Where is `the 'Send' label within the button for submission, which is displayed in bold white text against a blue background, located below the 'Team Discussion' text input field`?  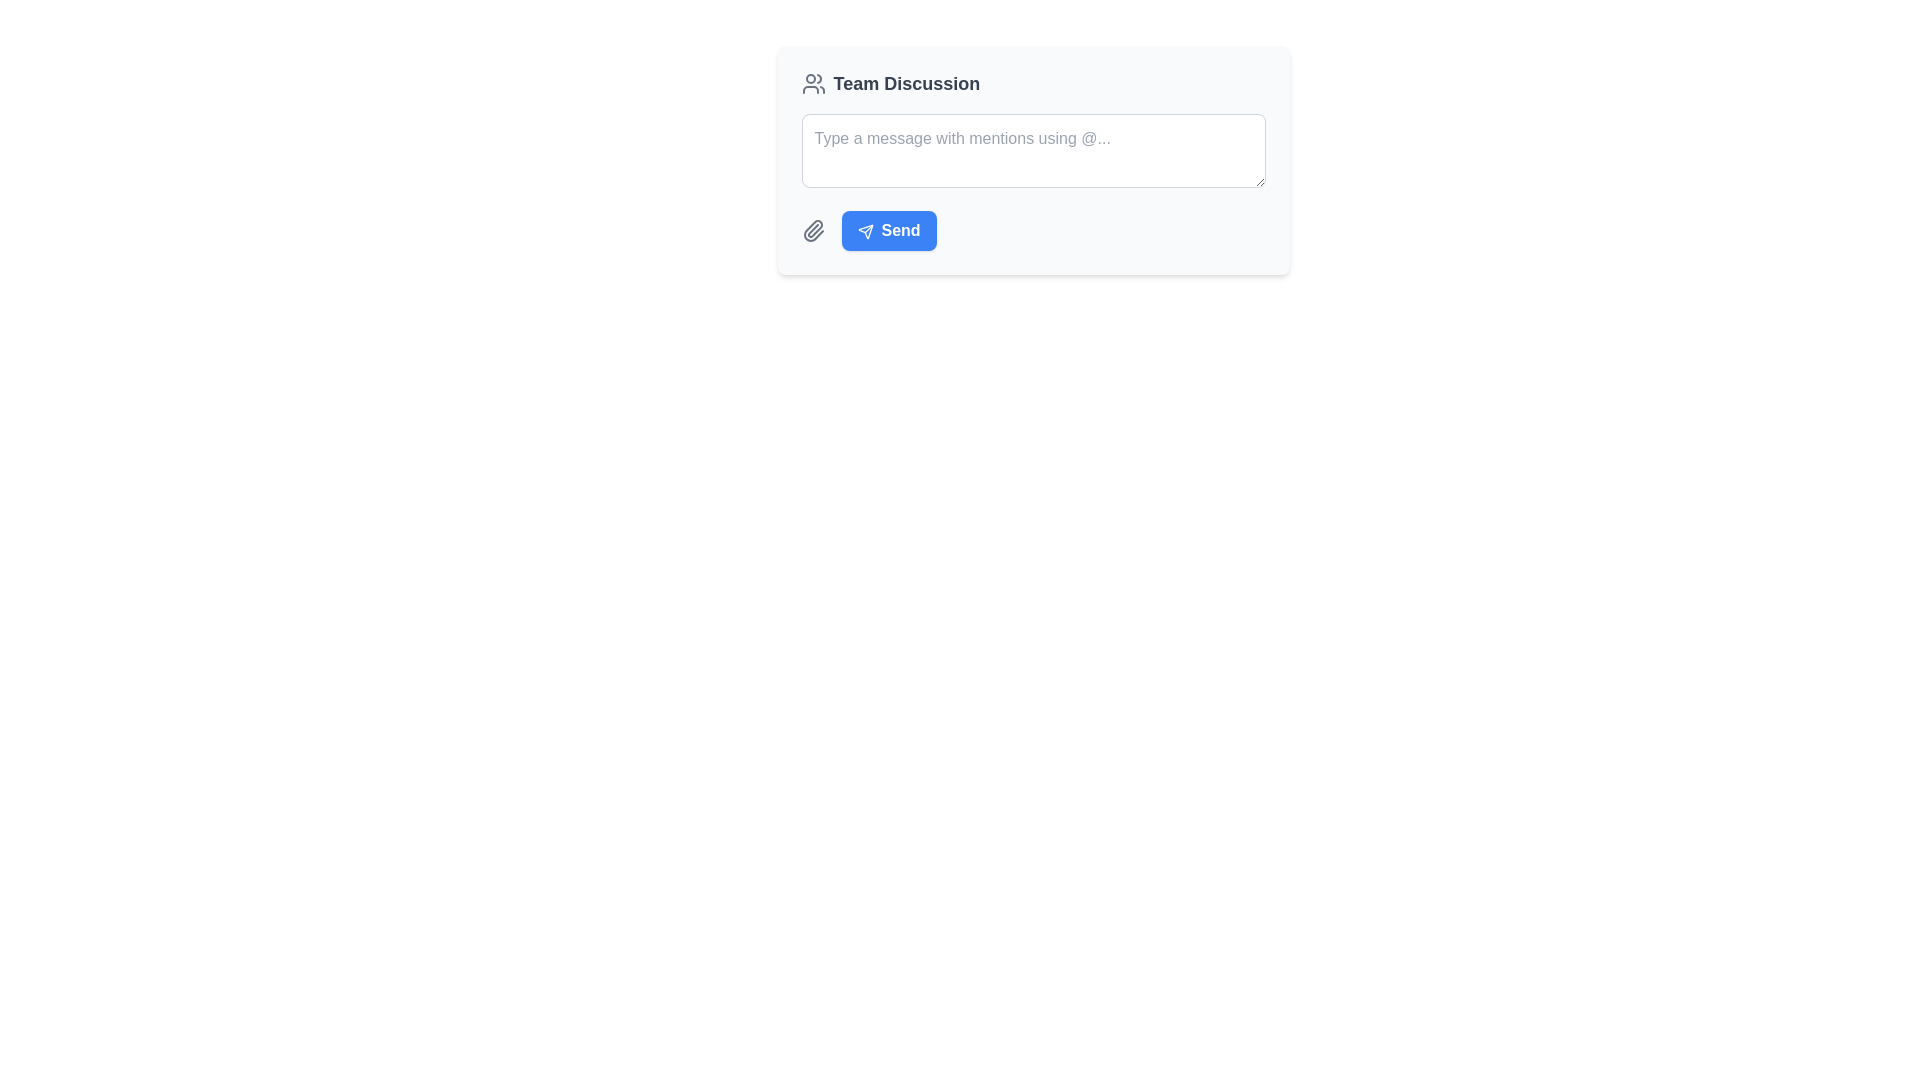 the 'Send' label within the button for submission, which is displayed in bold white text against a blue background, located below the 'Team Discussion' text input field is located at coordinates (900, 229).